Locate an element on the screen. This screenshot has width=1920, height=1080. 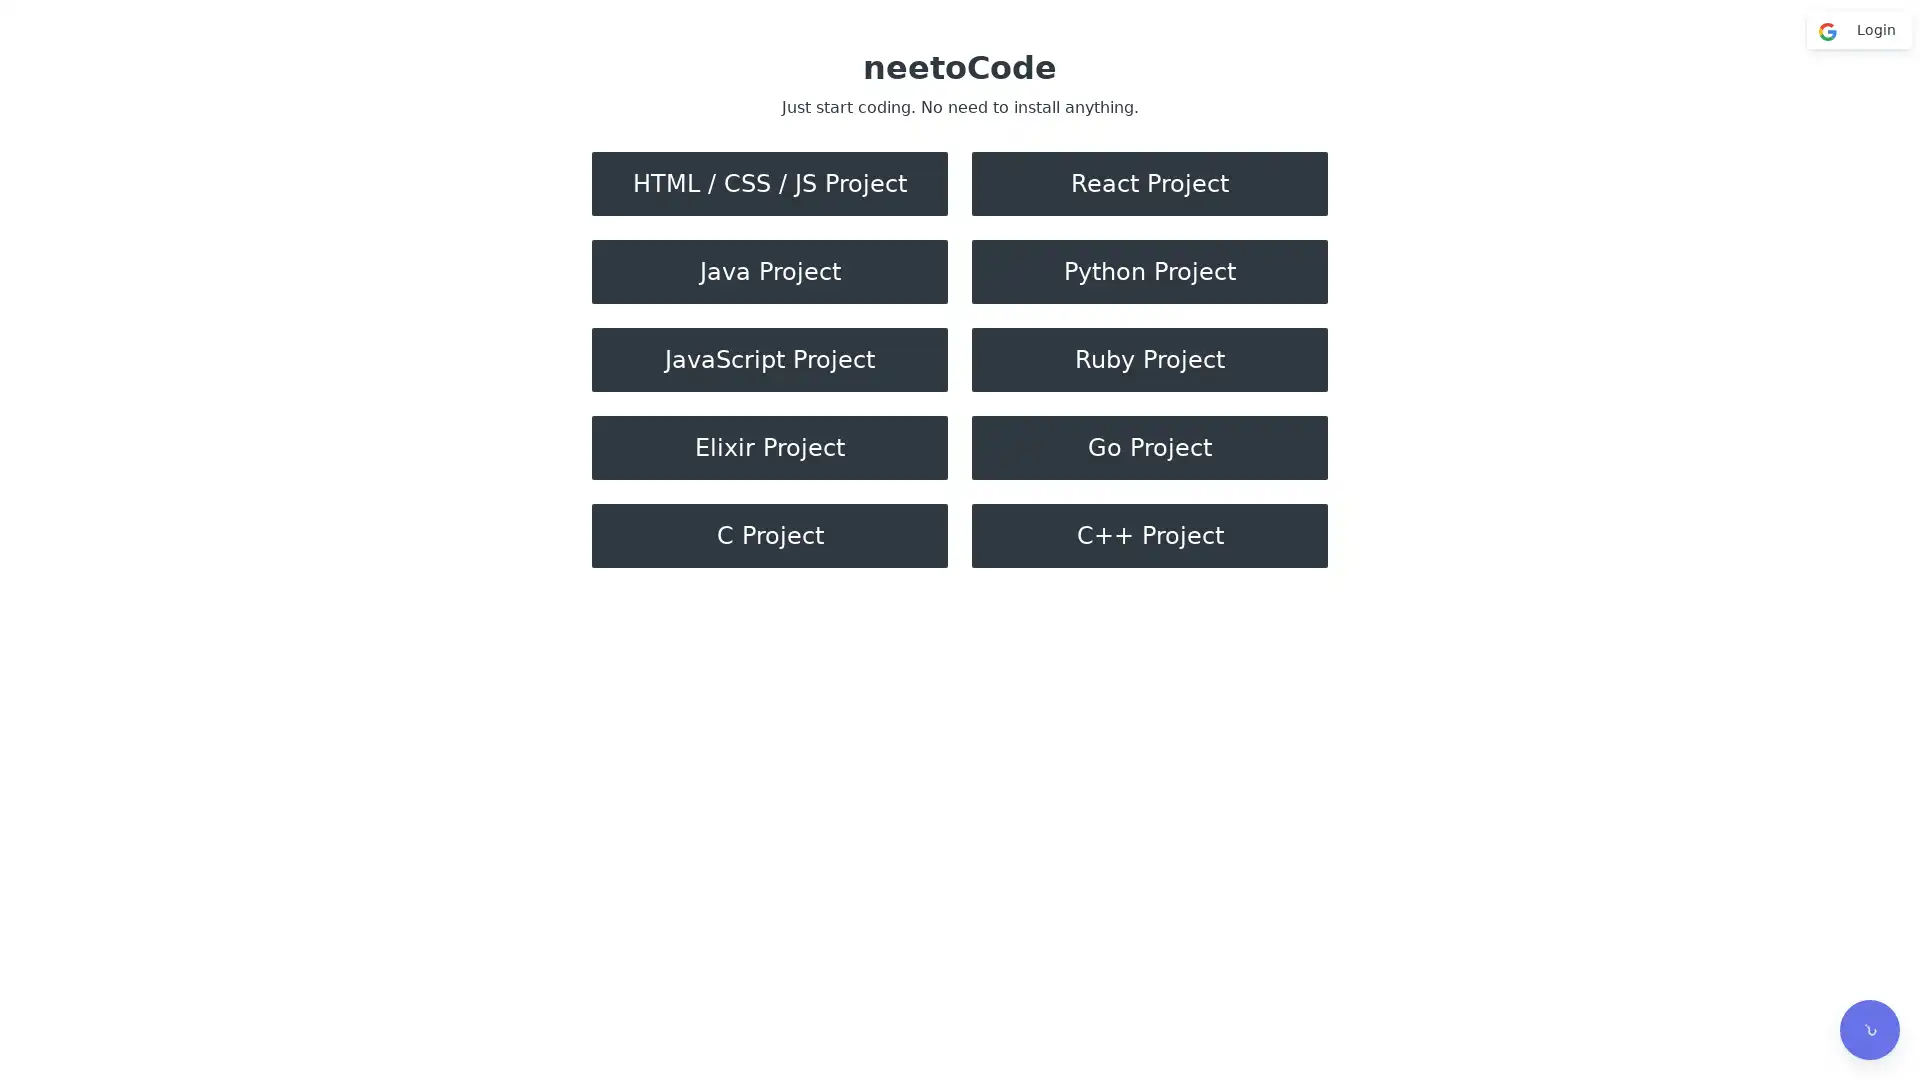
HTML / CSS / JS Project is located at coordinates (768, 184).